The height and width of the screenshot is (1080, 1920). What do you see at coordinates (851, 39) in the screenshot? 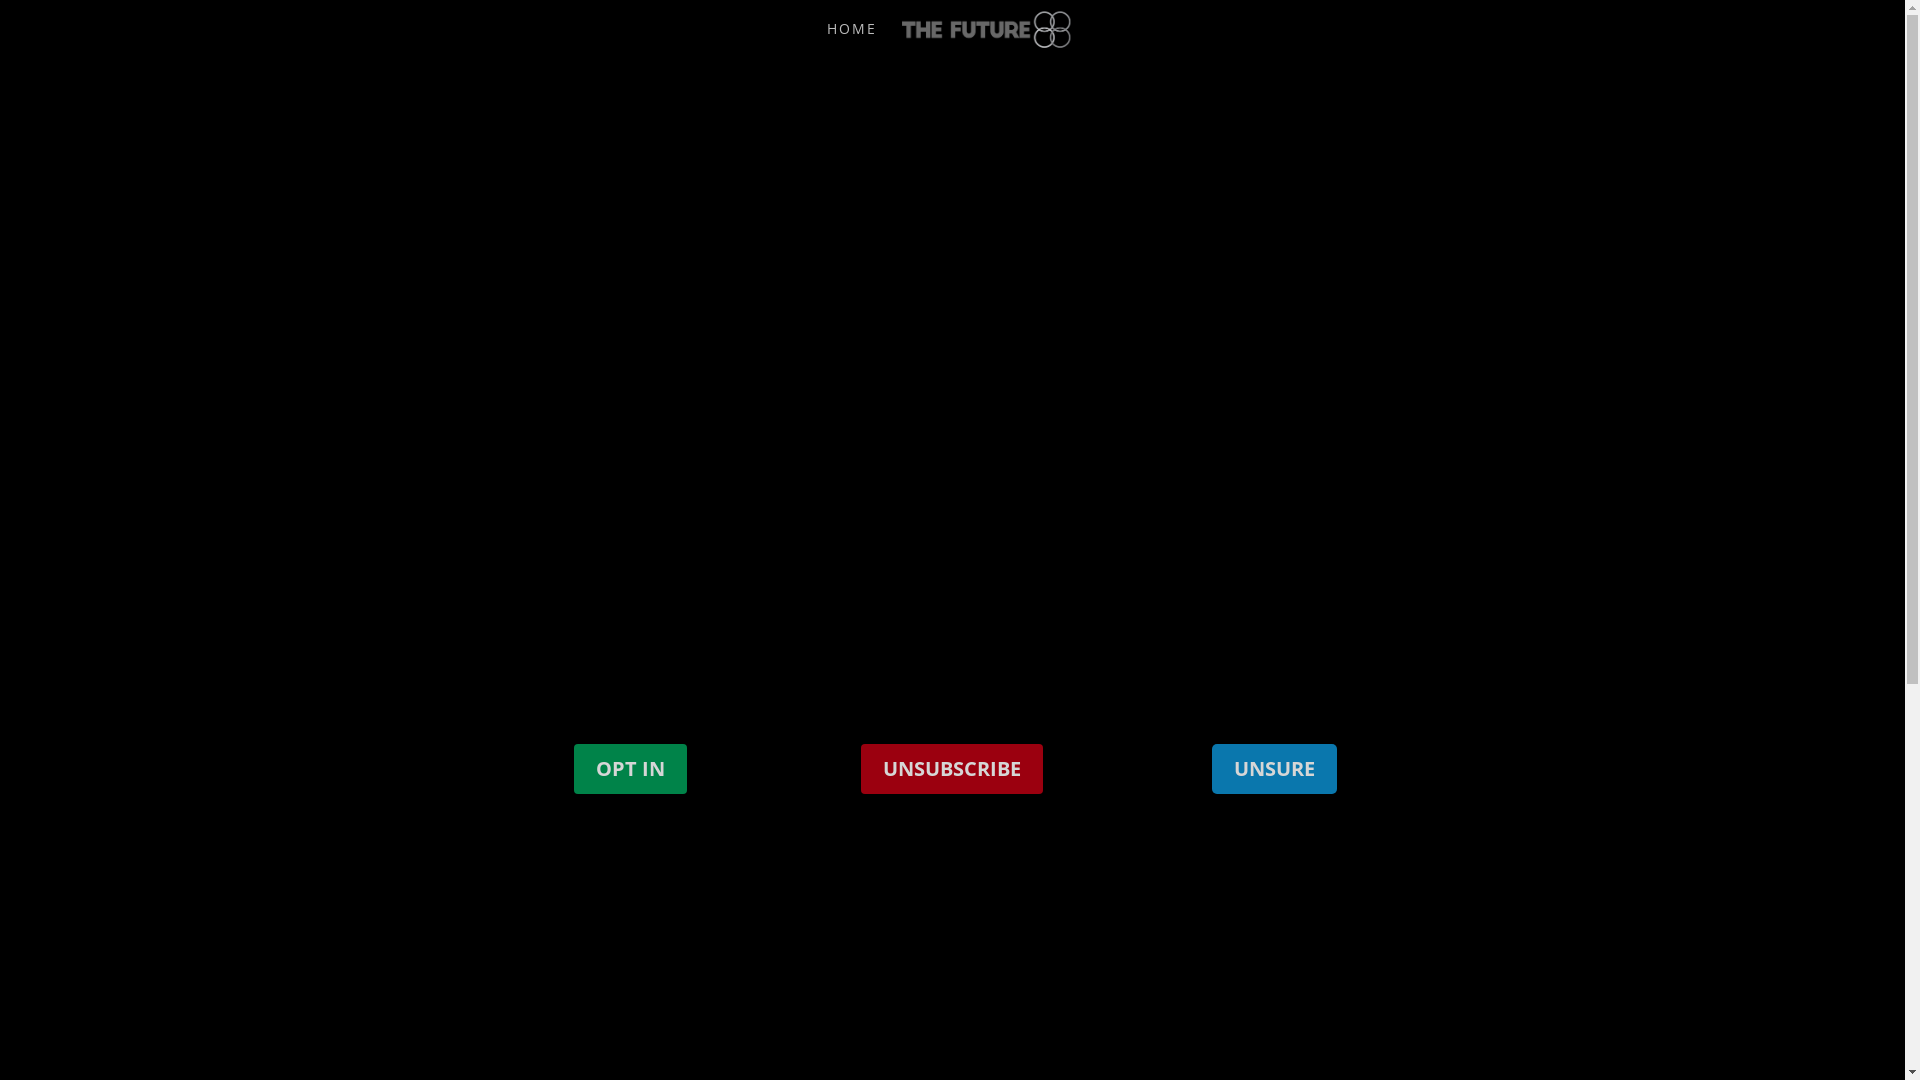
I see `'HOME'` at bounding box center [851, 39].